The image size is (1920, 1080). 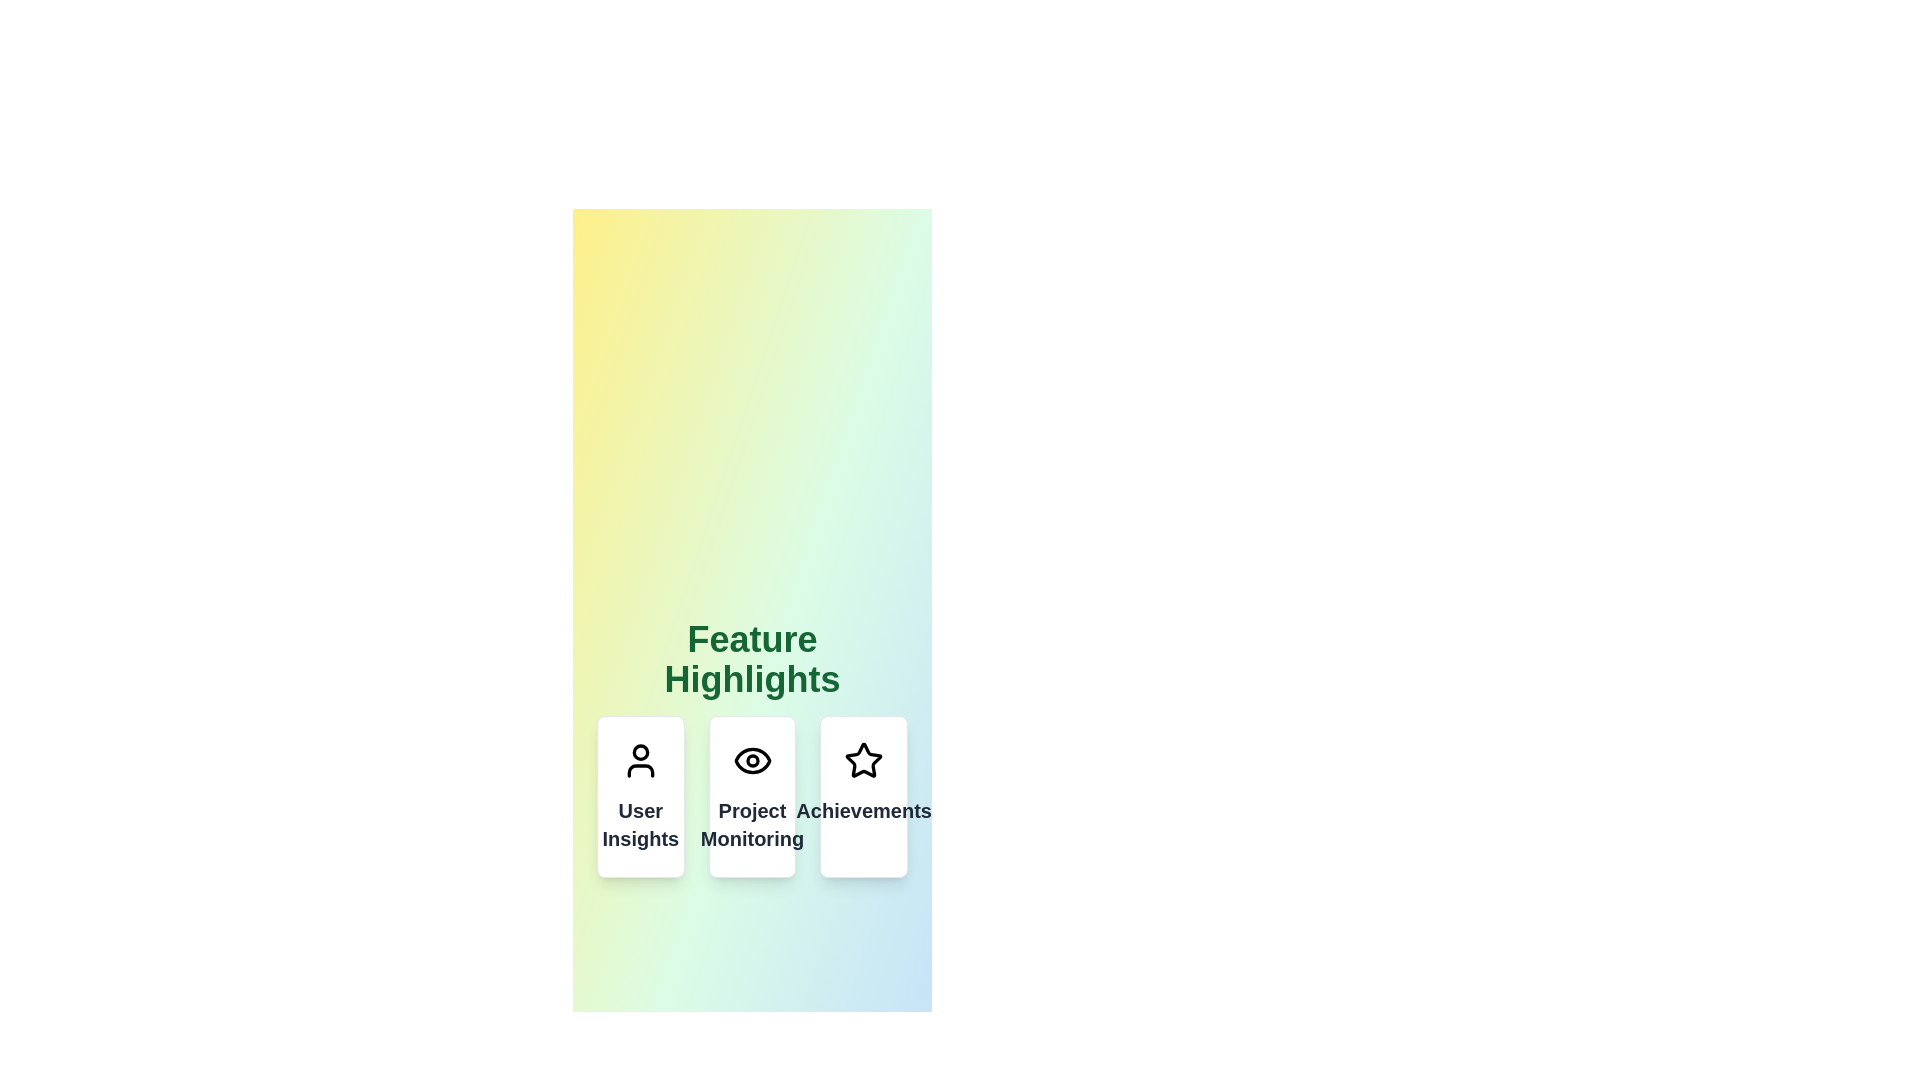 I want to click on text label that displays 'Achievements', which is styled in bold and located below a star icon in the third card of a group of cards, so click(x=864, y=810).